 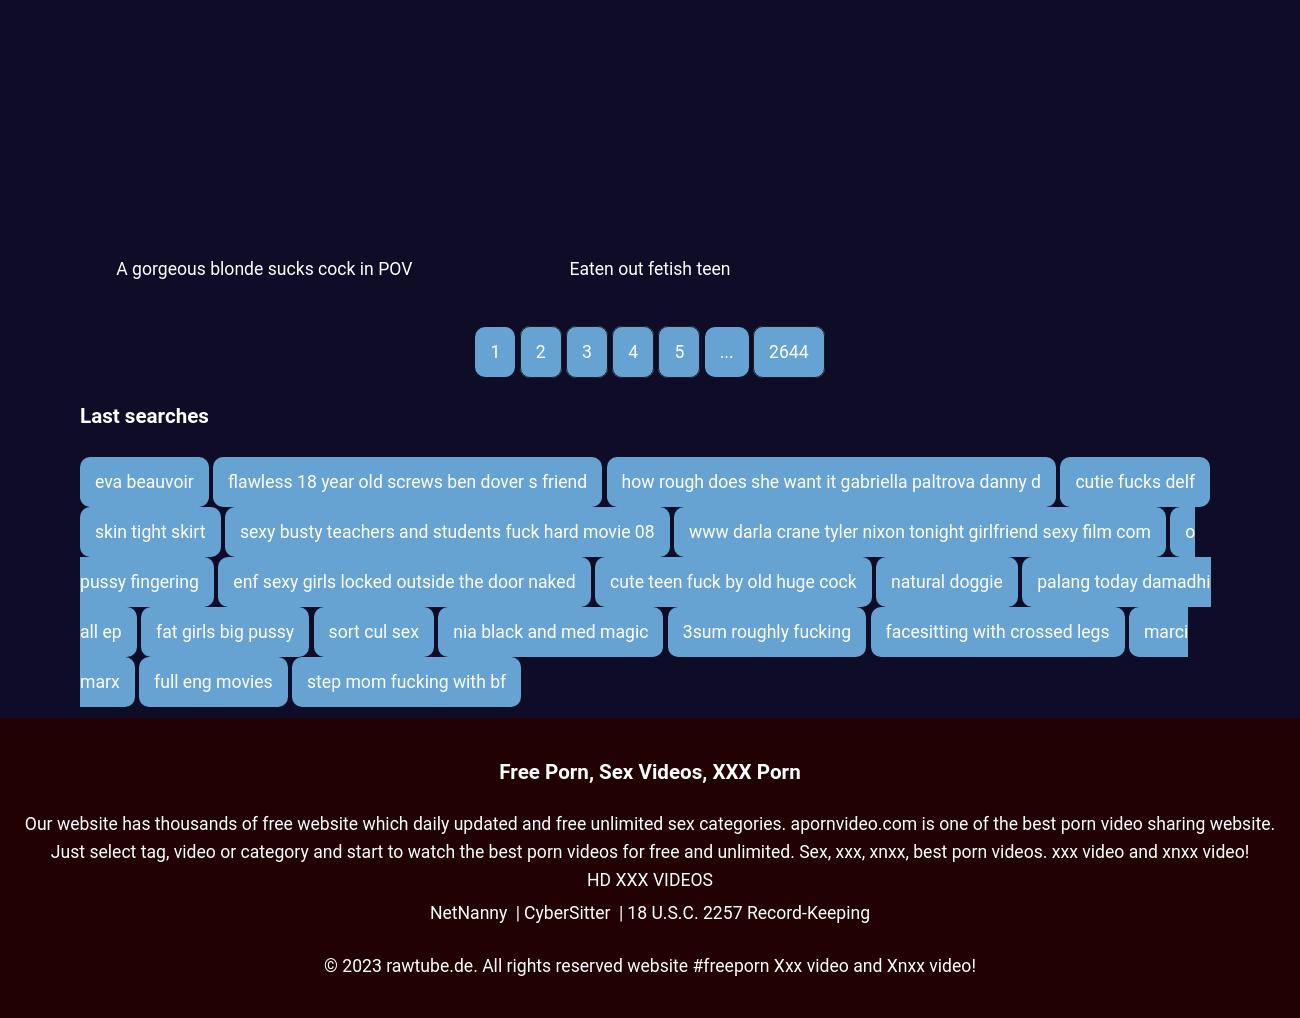 I want to click on 'skin tight skirt', so click(x=149, y=529).